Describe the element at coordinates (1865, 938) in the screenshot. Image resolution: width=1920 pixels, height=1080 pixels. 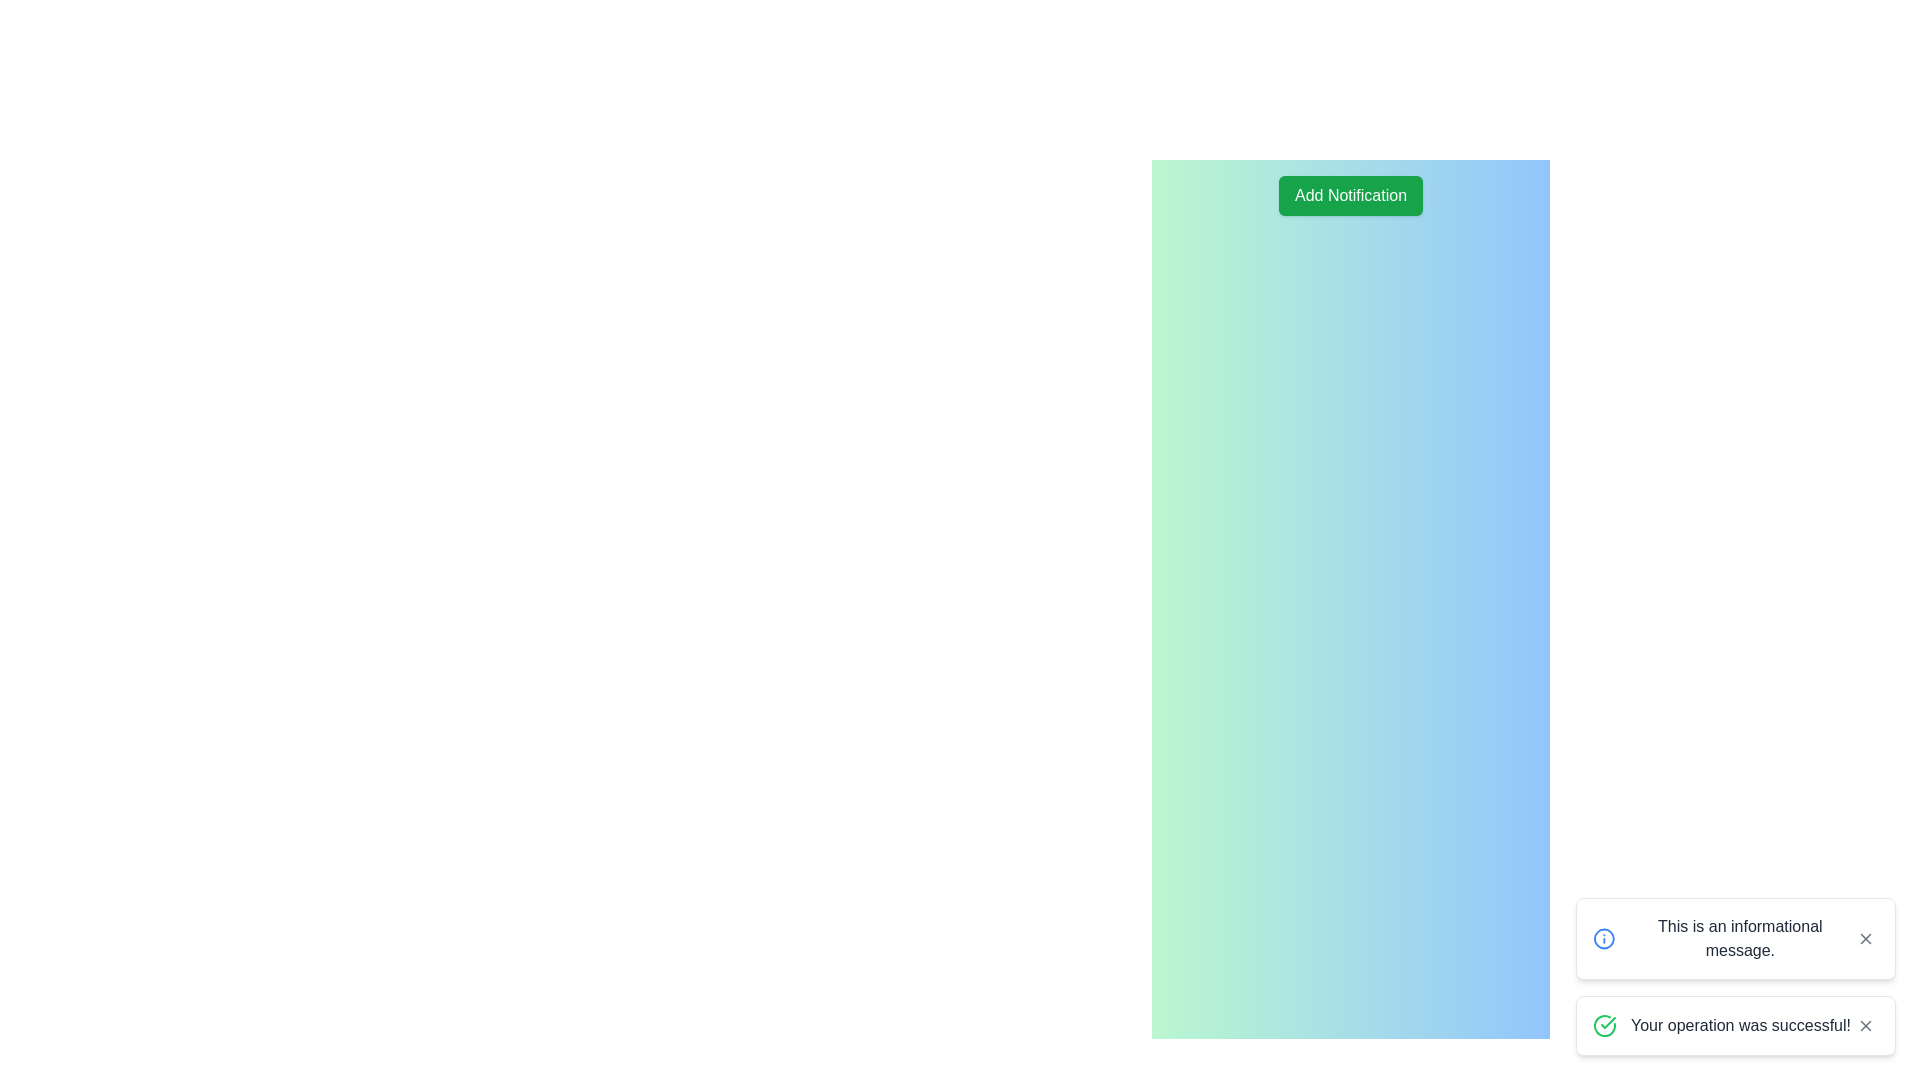
I see `the black 'X' icon close button located in the bottom-right corner of the notification box` at that location.